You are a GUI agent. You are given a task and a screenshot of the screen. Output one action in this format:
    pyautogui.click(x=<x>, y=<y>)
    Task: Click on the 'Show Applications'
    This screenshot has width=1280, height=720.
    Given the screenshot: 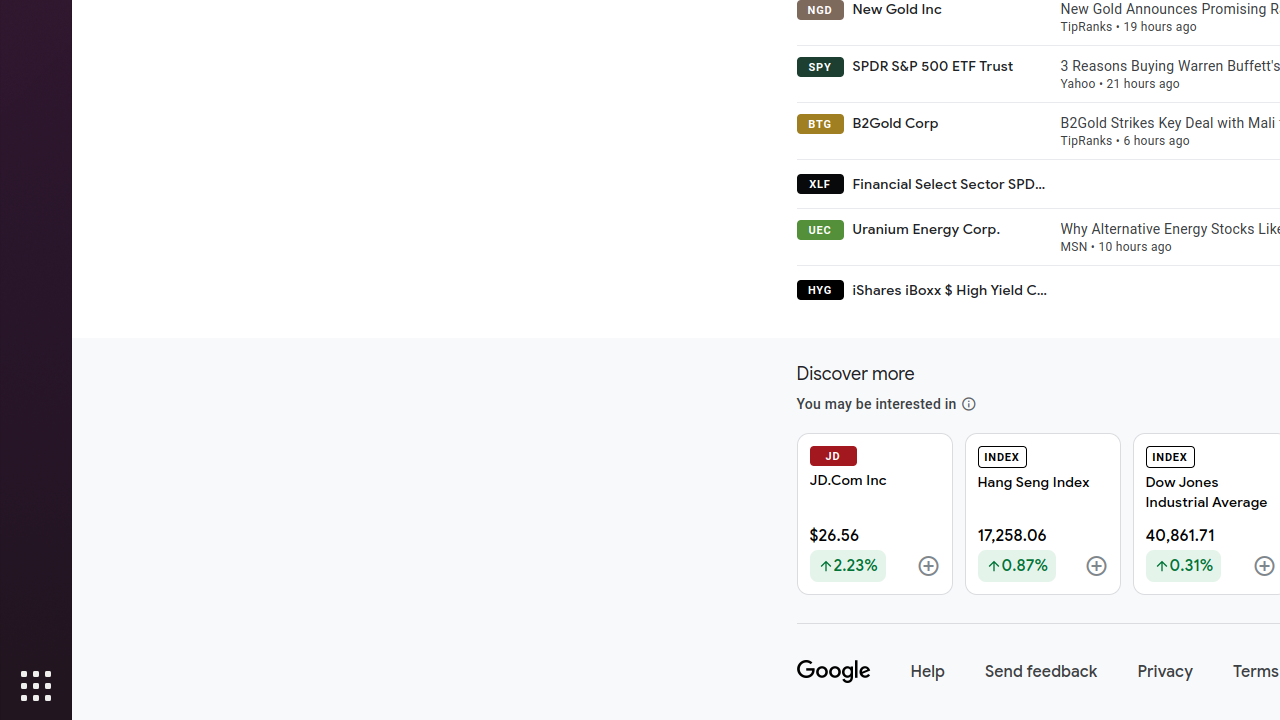 What is the action you would take?
    pyautogui.click(x=35, y=685)
    